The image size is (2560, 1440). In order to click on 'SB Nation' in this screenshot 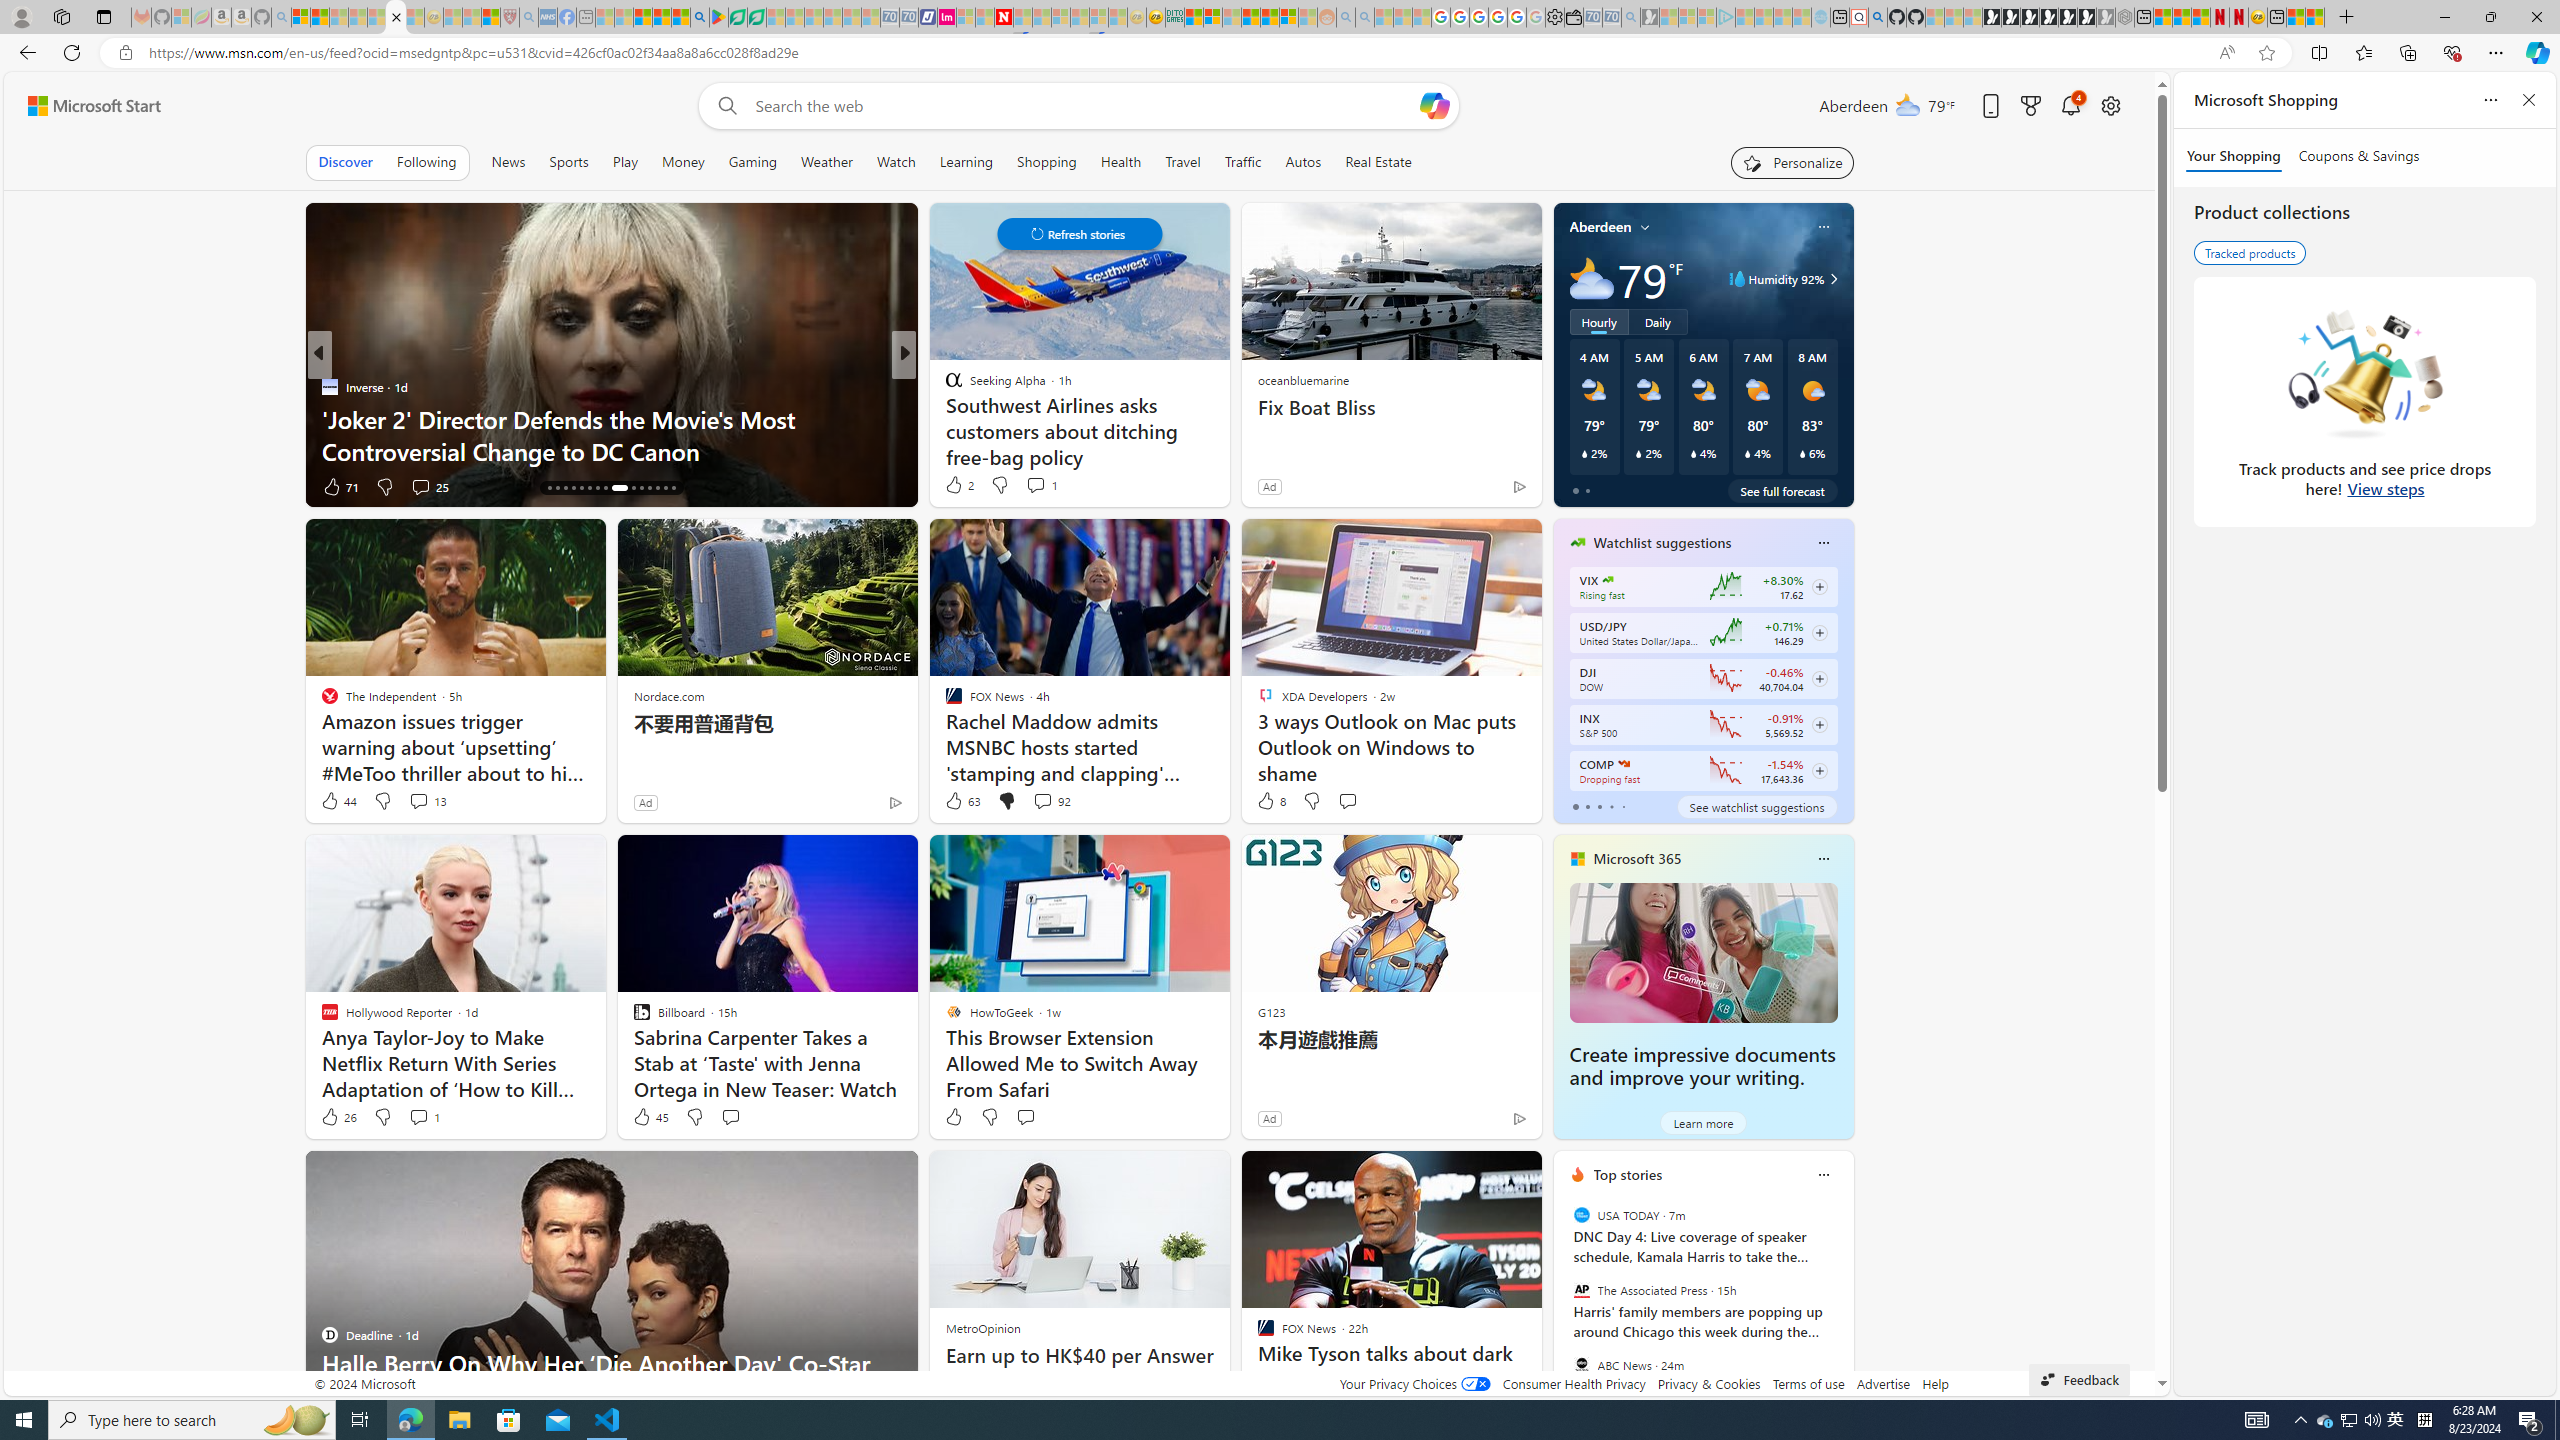, I will do `click(945, 386)`.